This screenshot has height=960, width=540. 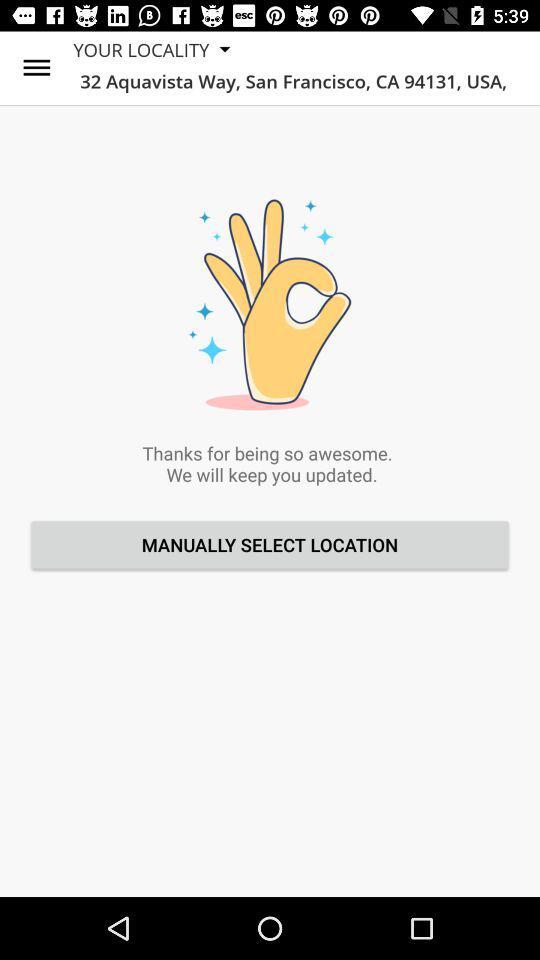 I want to click on the manually select location, so click(x=270, y=544).